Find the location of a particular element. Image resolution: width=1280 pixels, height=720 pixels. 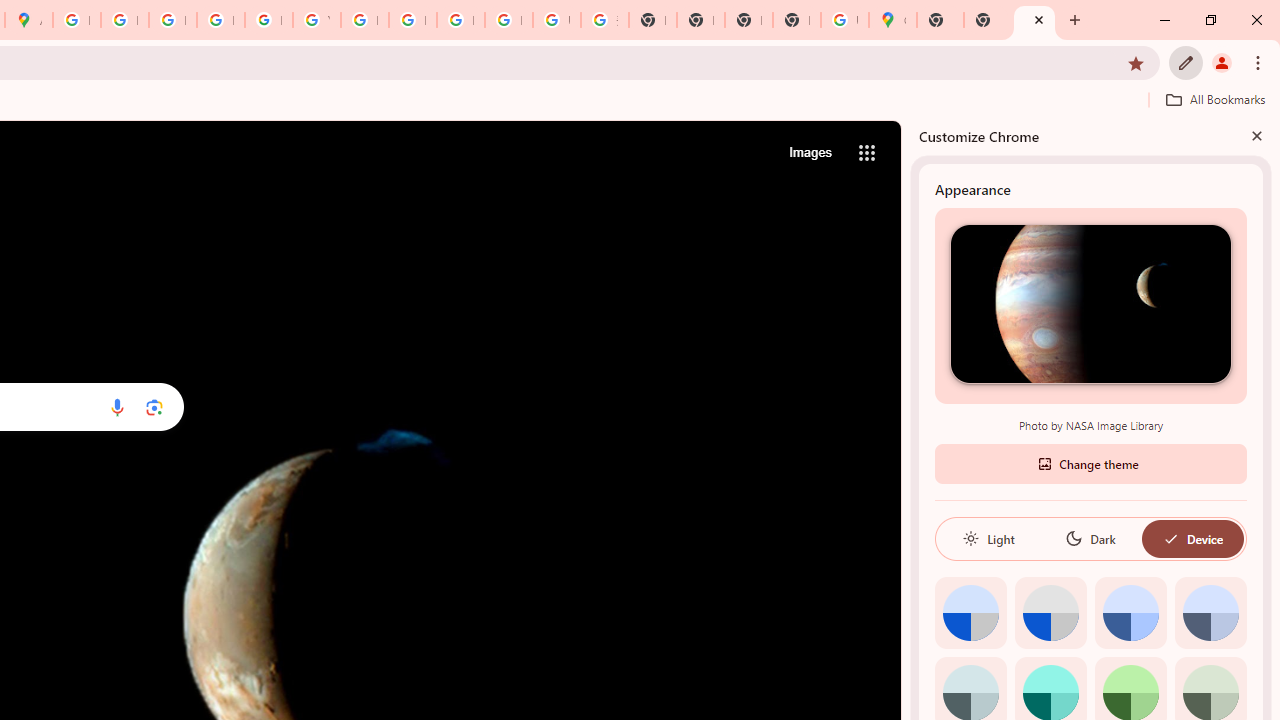

'Default color' is located at coordinates (970, 611).